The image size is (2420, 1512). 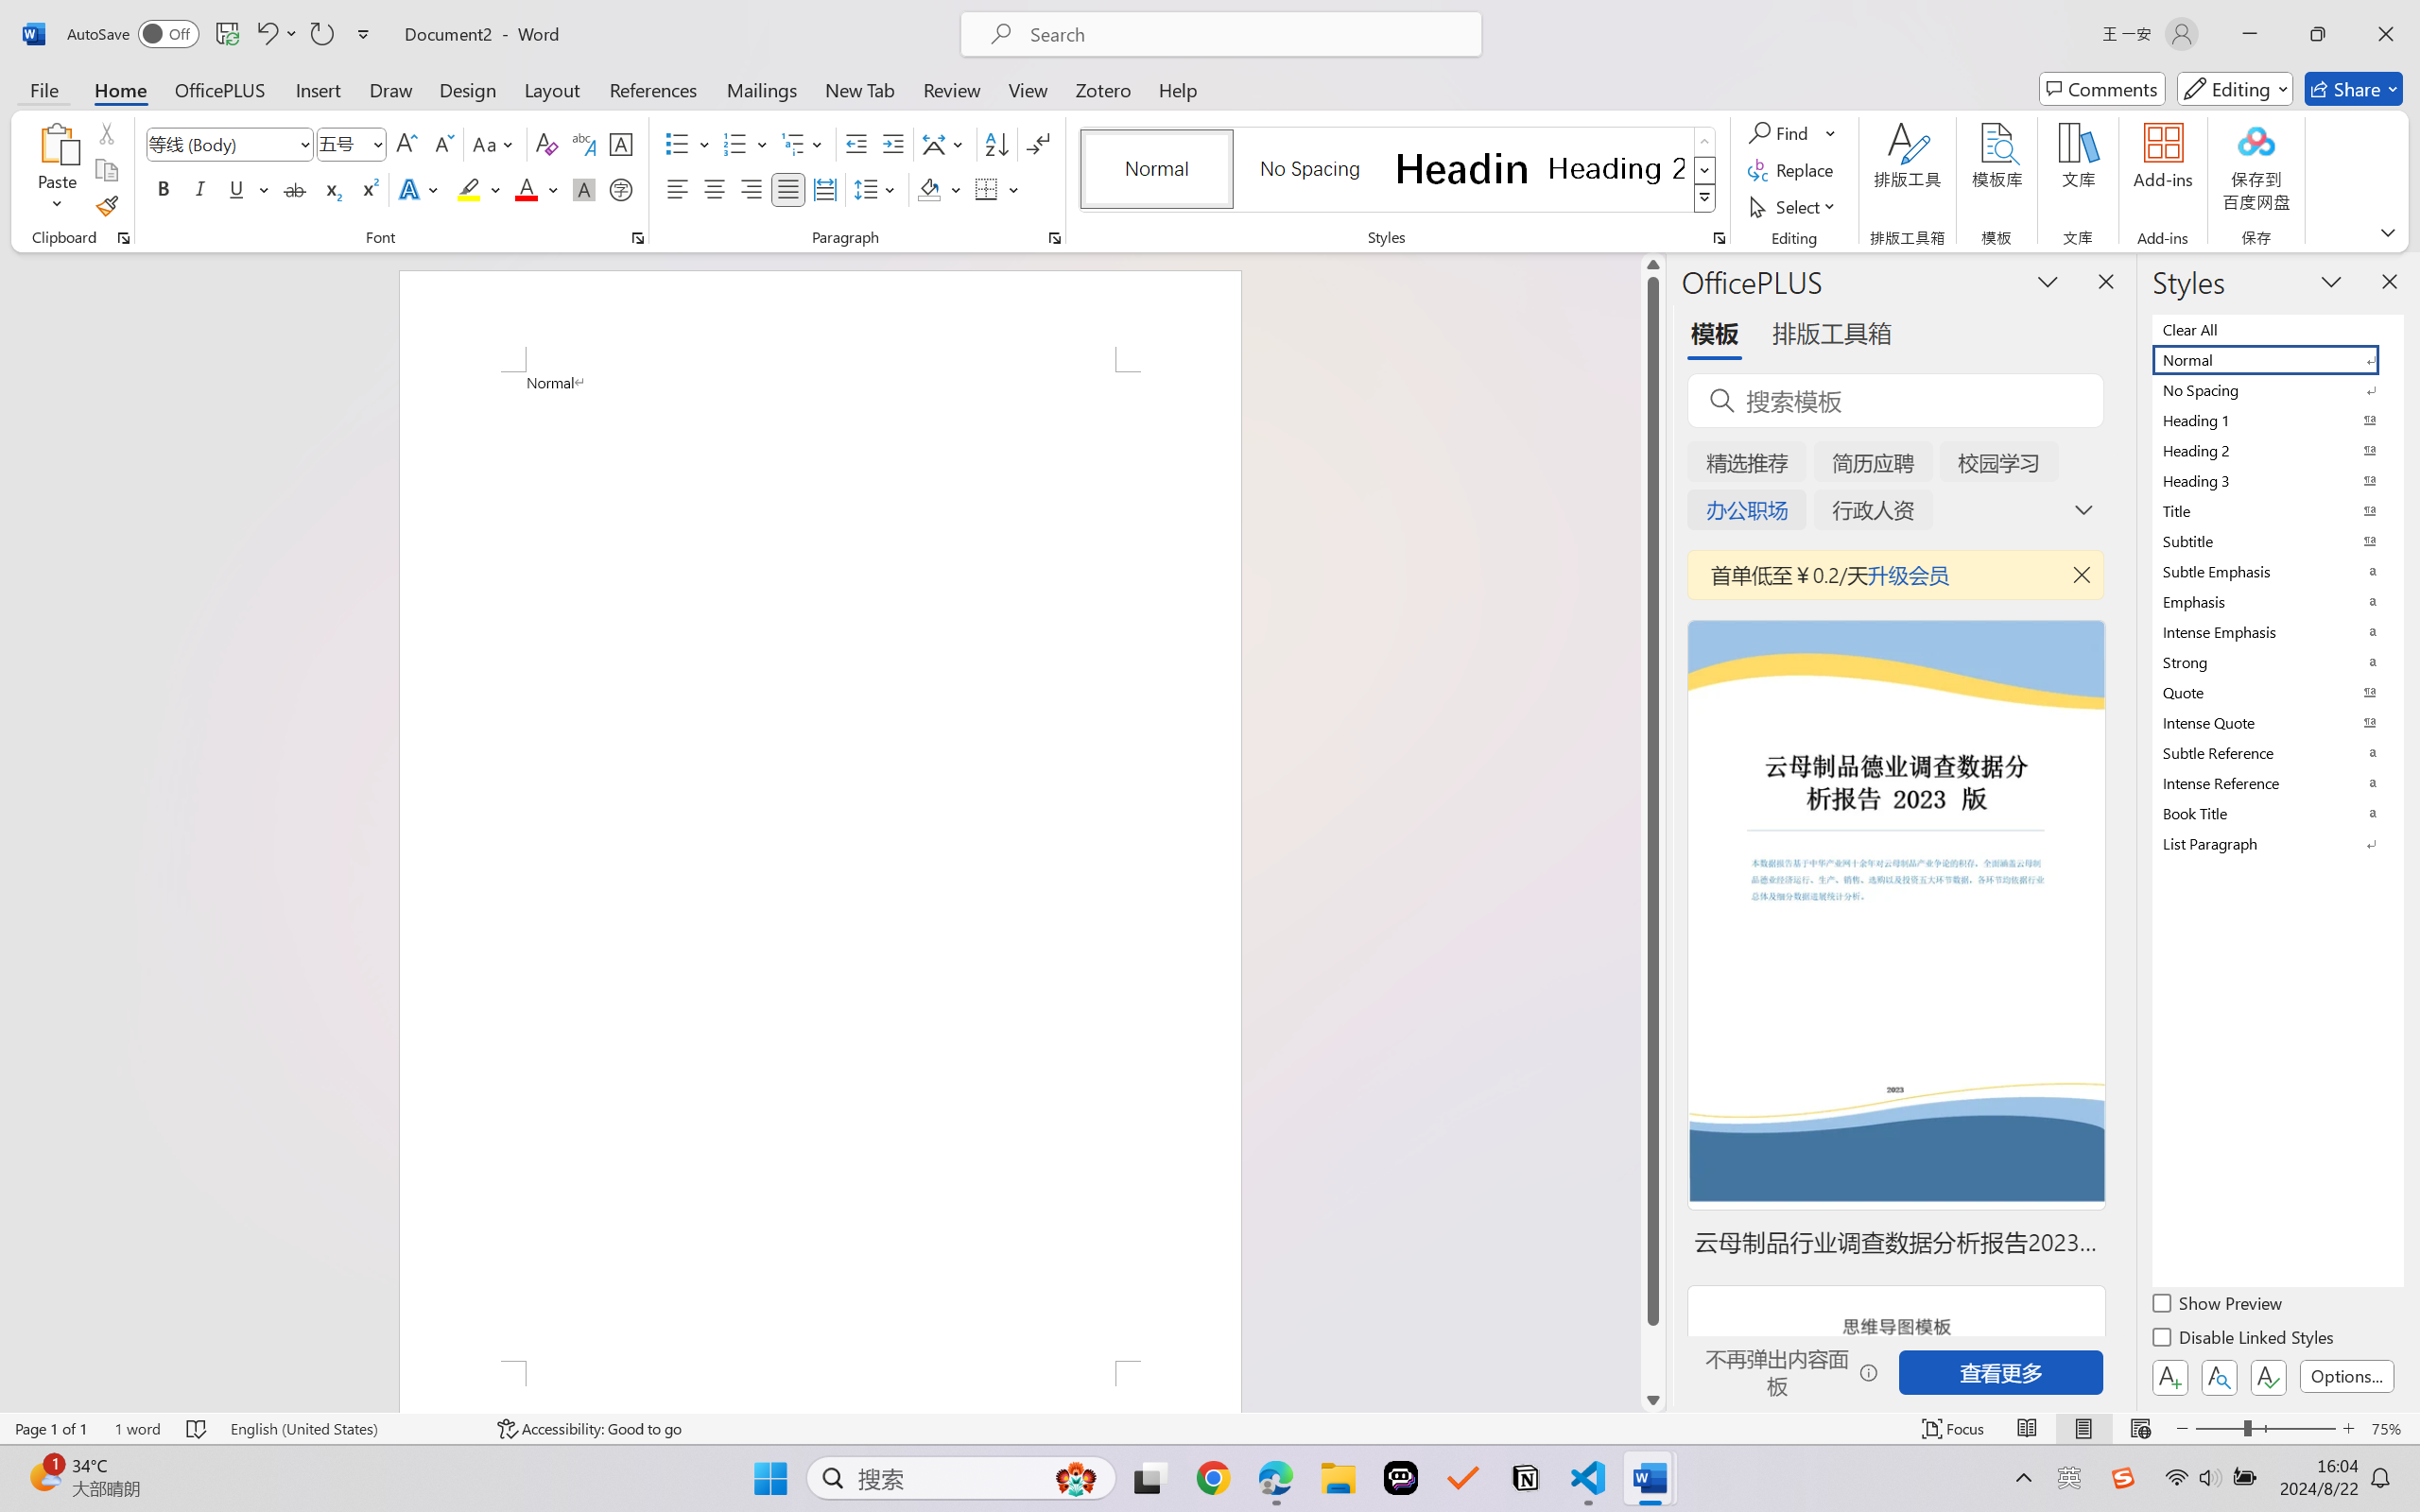 I want to click on 'Normal', so click(x=2275, y=358).